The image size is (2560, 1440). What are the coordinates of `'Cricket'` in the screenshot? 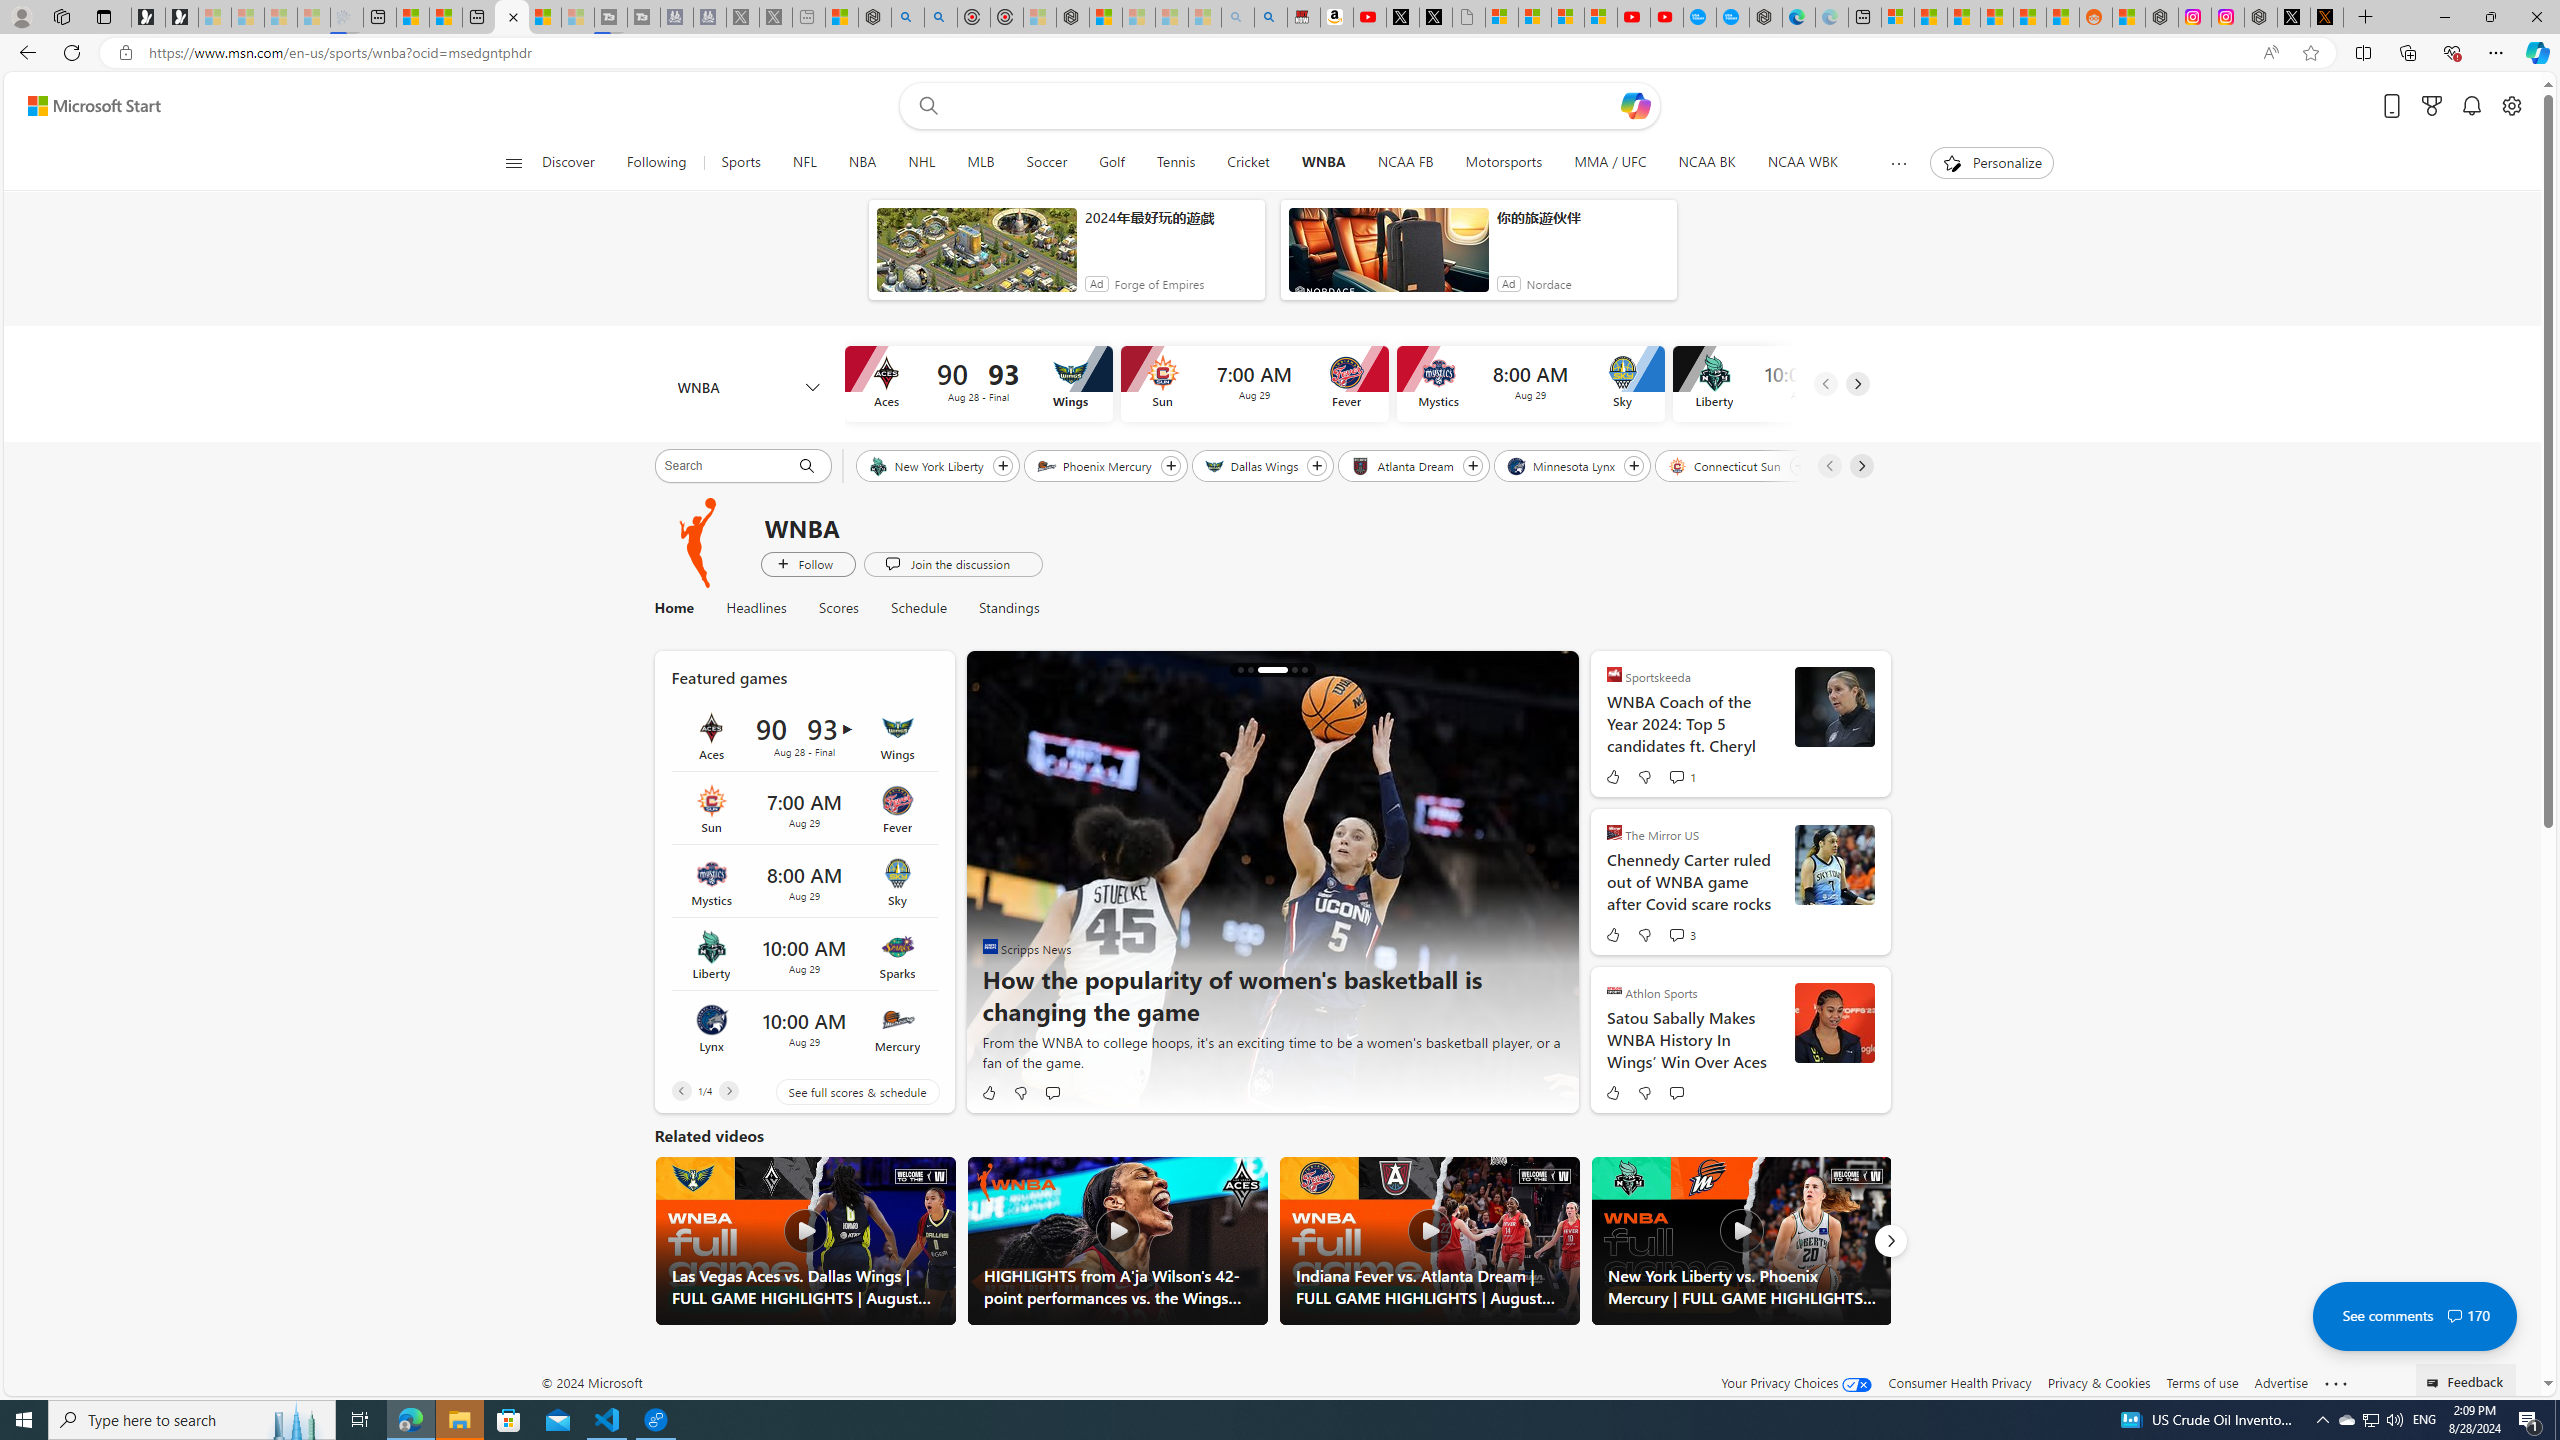 It's located at (1247, 162).